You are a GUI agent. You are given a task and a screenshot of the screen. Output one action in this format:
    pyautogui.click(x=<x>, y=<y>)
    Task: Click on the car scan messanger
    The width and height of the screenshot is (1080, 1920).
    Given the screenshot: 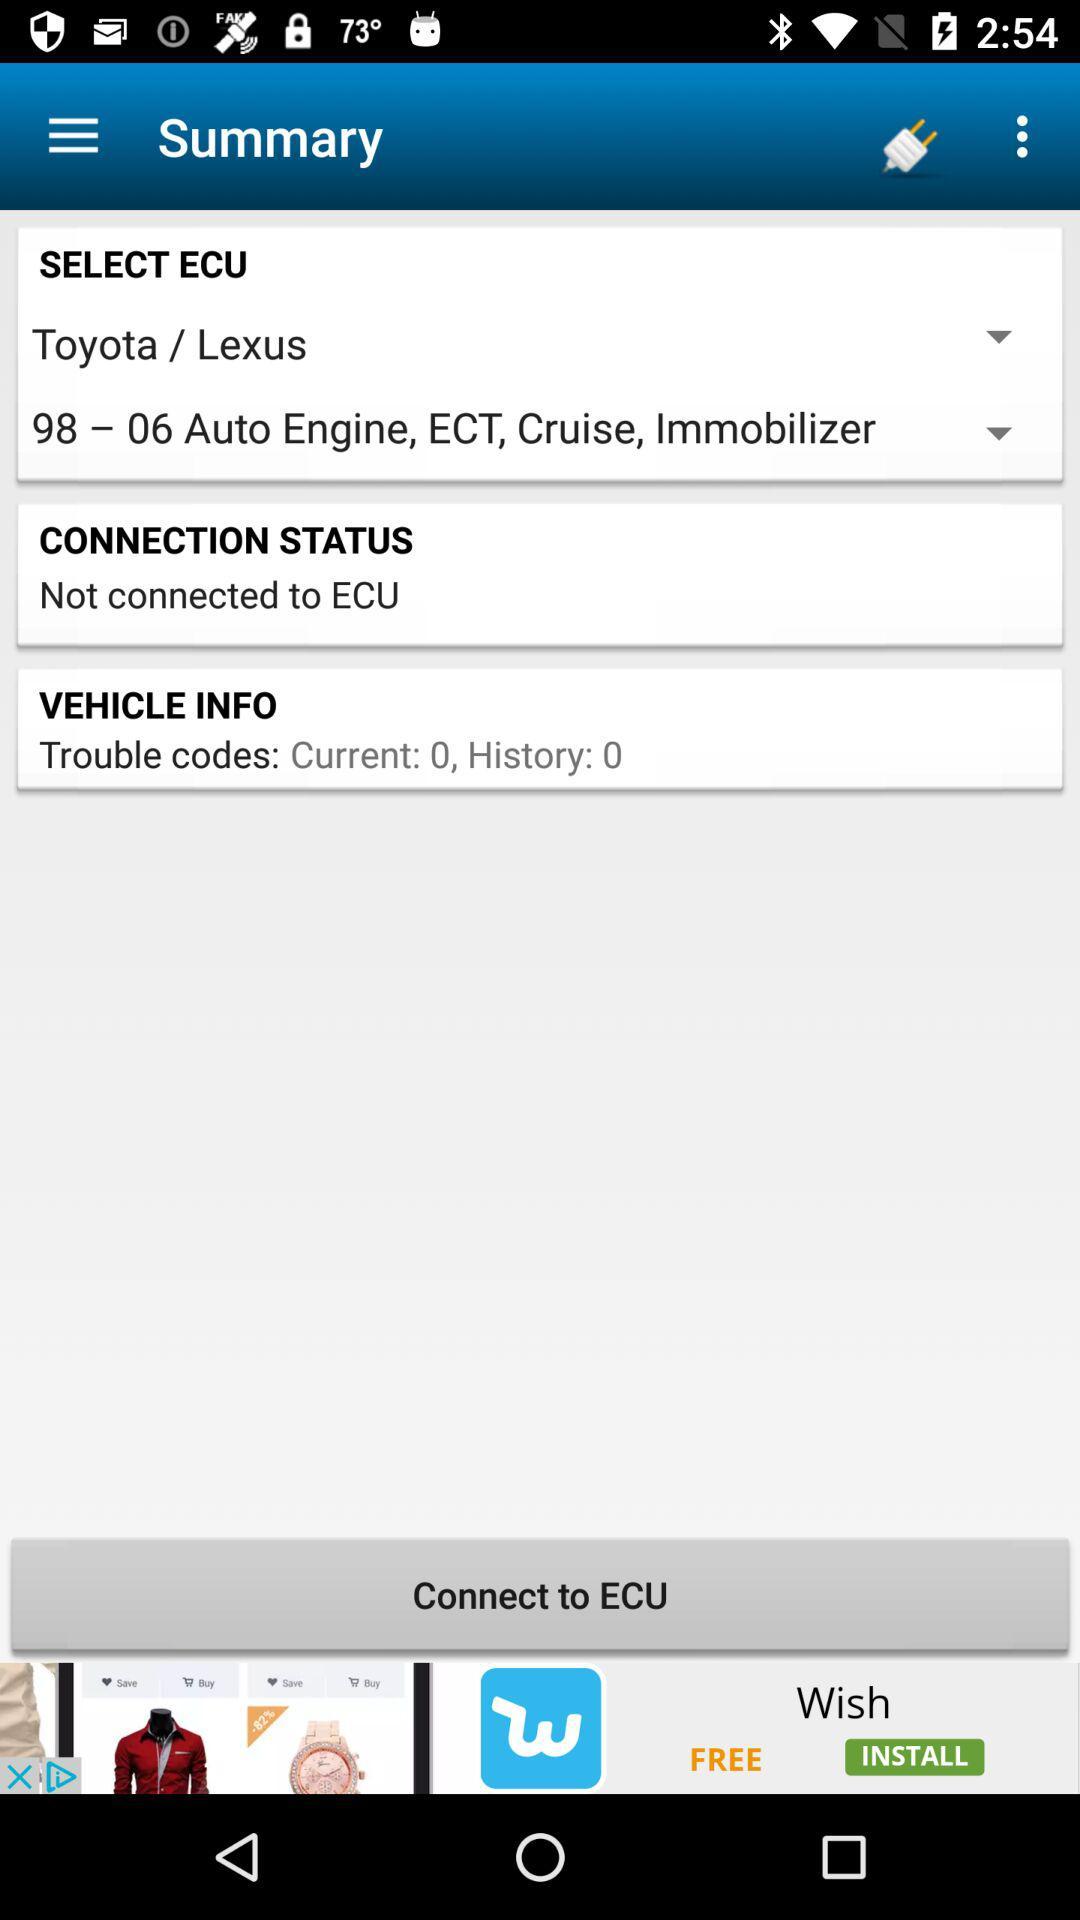 What is the action you would take?
    pyautogui.click(x=540, y=1727)
    